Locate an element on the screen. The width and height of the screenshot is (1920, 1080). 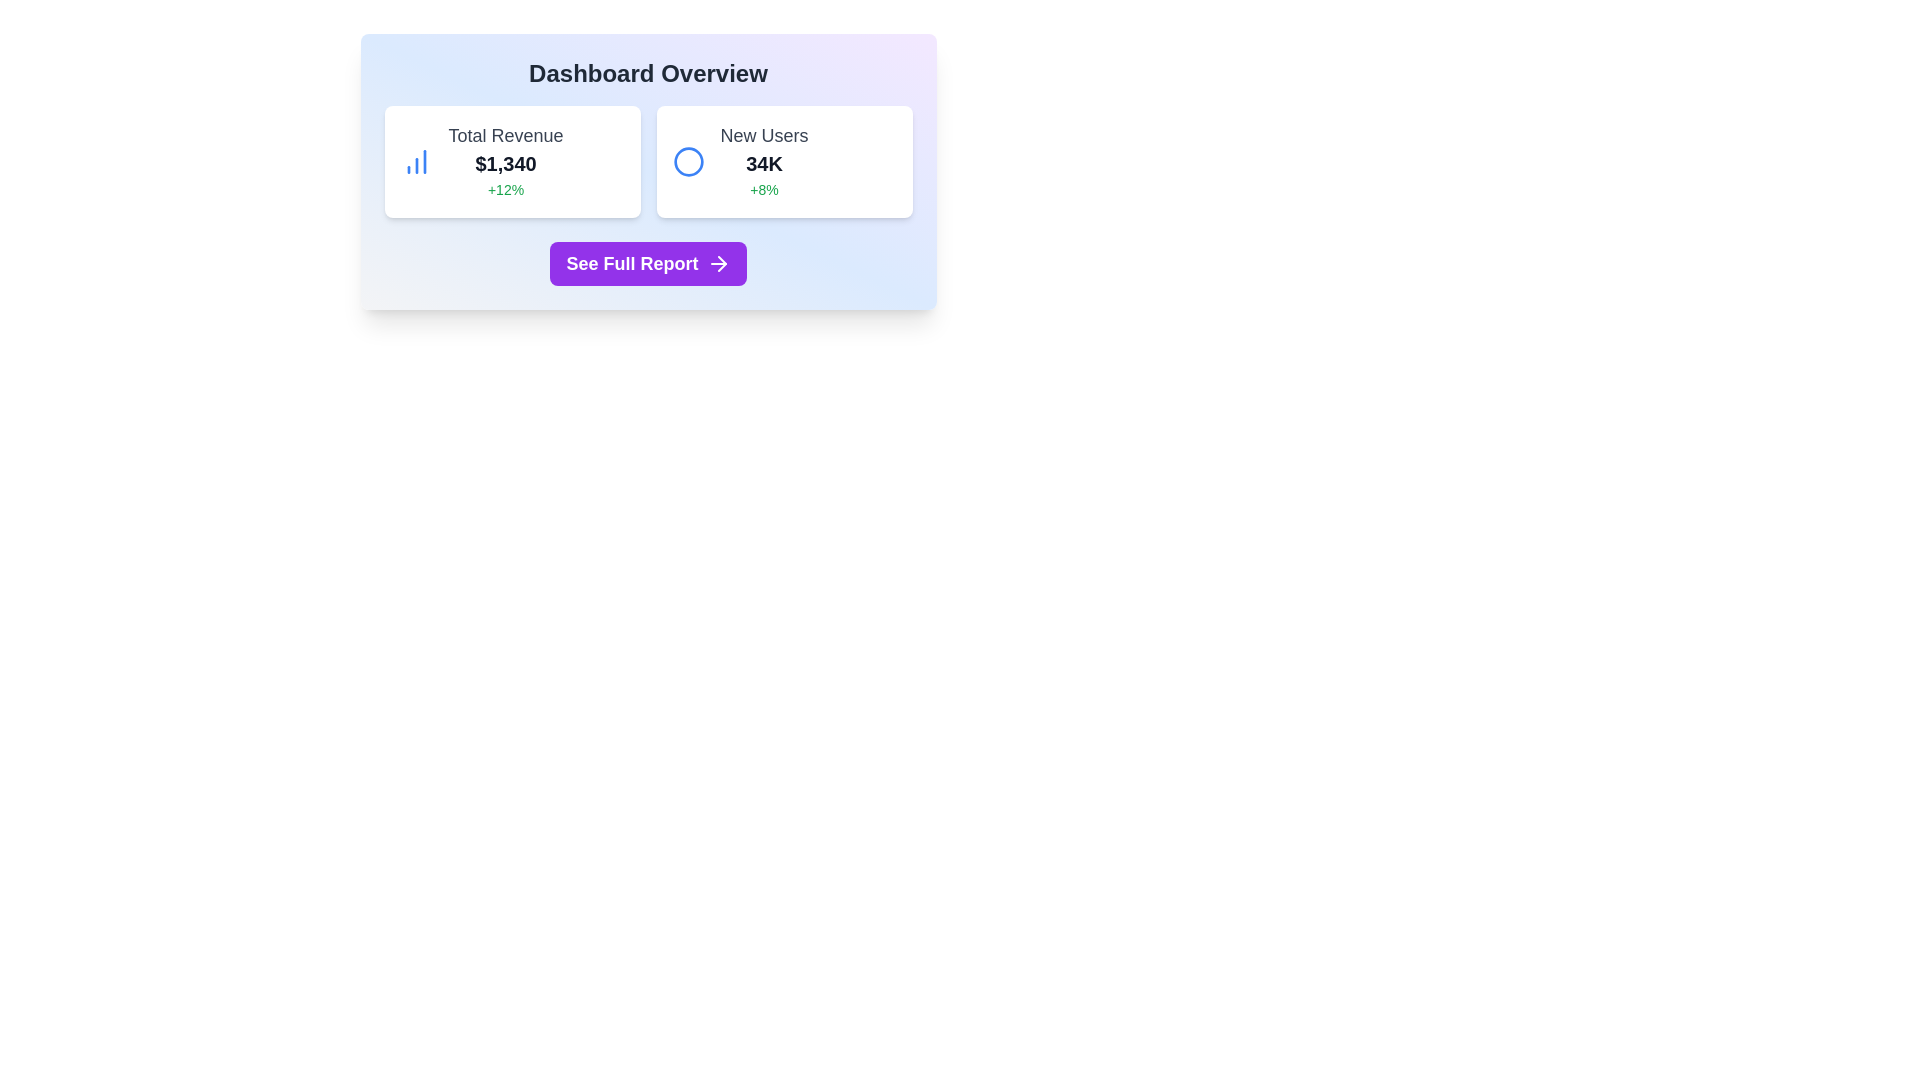
the text label indicating total revenue information, which is located above the text "$1,340" on the left side of the dashboard is located at coordinates (506, 135).